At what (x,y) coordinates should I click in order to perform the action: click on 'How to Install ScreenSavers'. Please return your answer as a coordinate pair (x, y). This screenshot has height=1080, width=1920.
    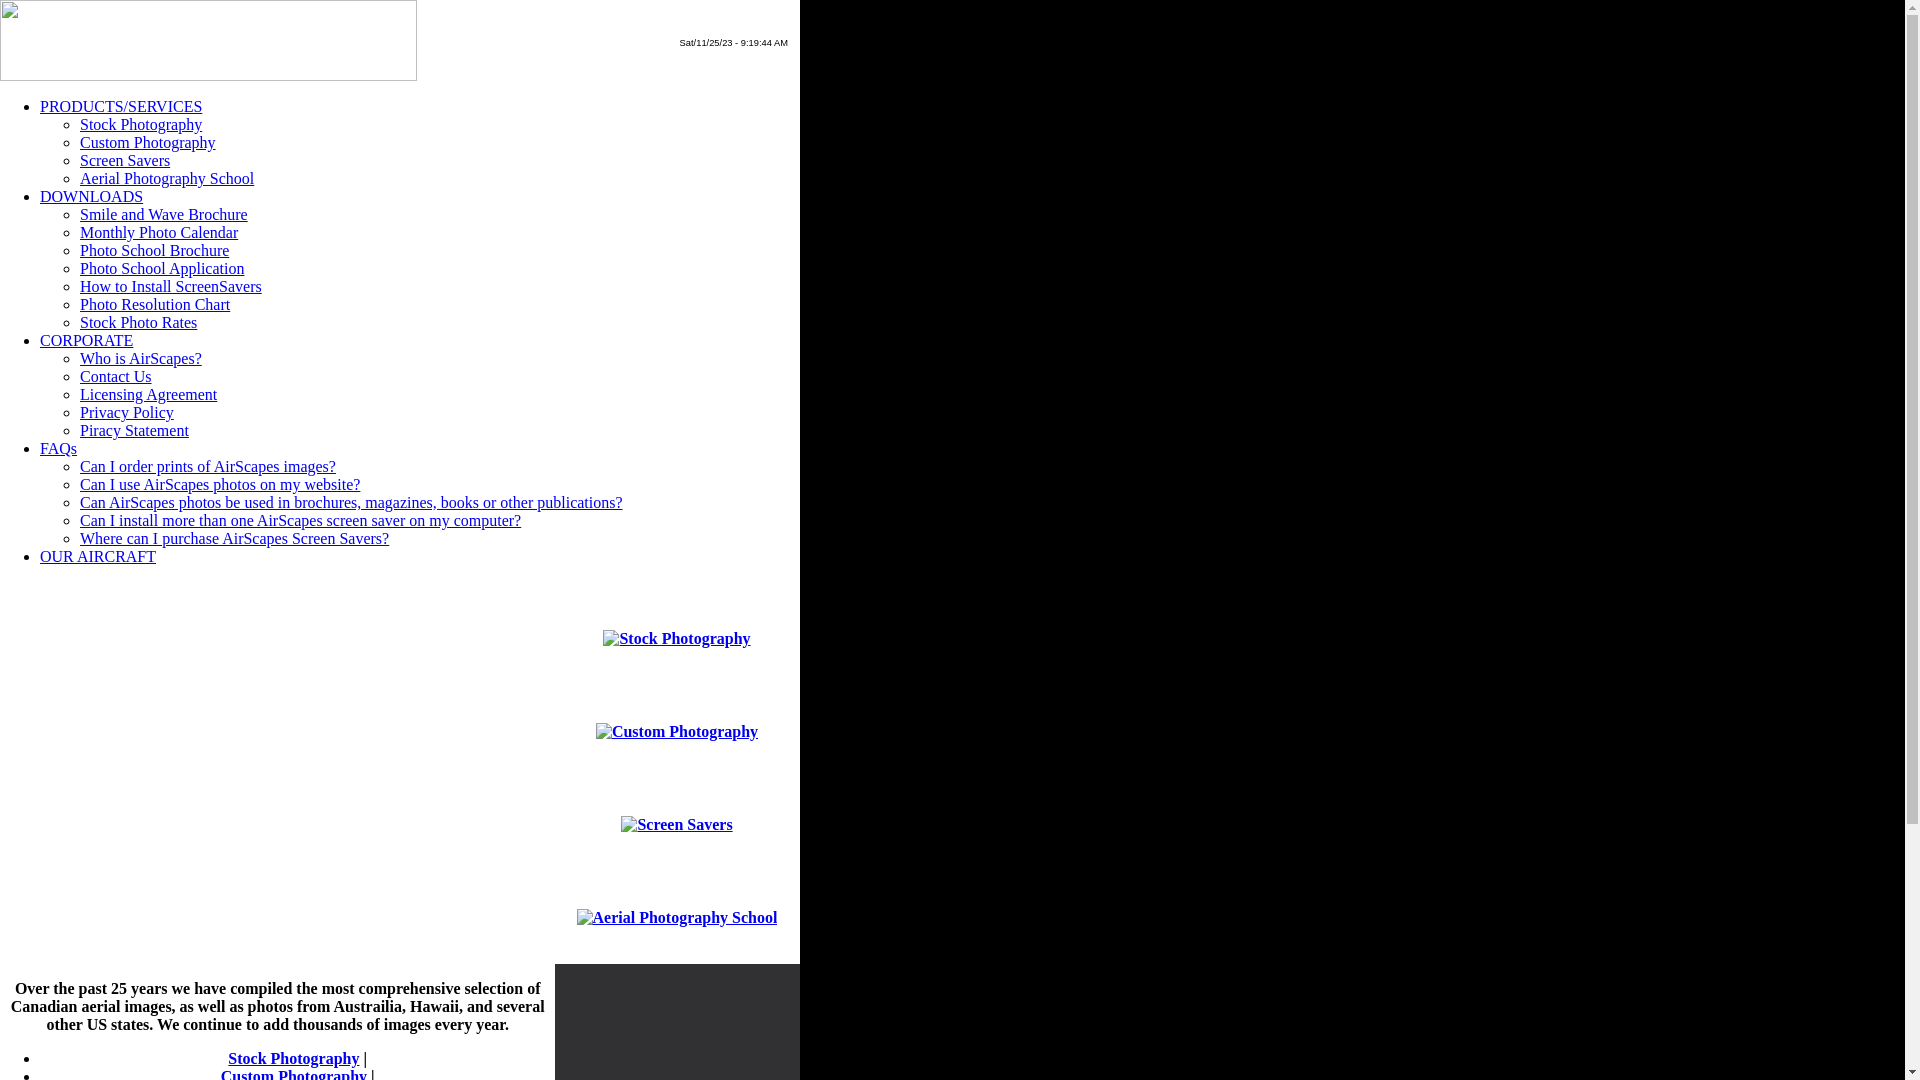
    Looking at the image, I should click on (171, 286).